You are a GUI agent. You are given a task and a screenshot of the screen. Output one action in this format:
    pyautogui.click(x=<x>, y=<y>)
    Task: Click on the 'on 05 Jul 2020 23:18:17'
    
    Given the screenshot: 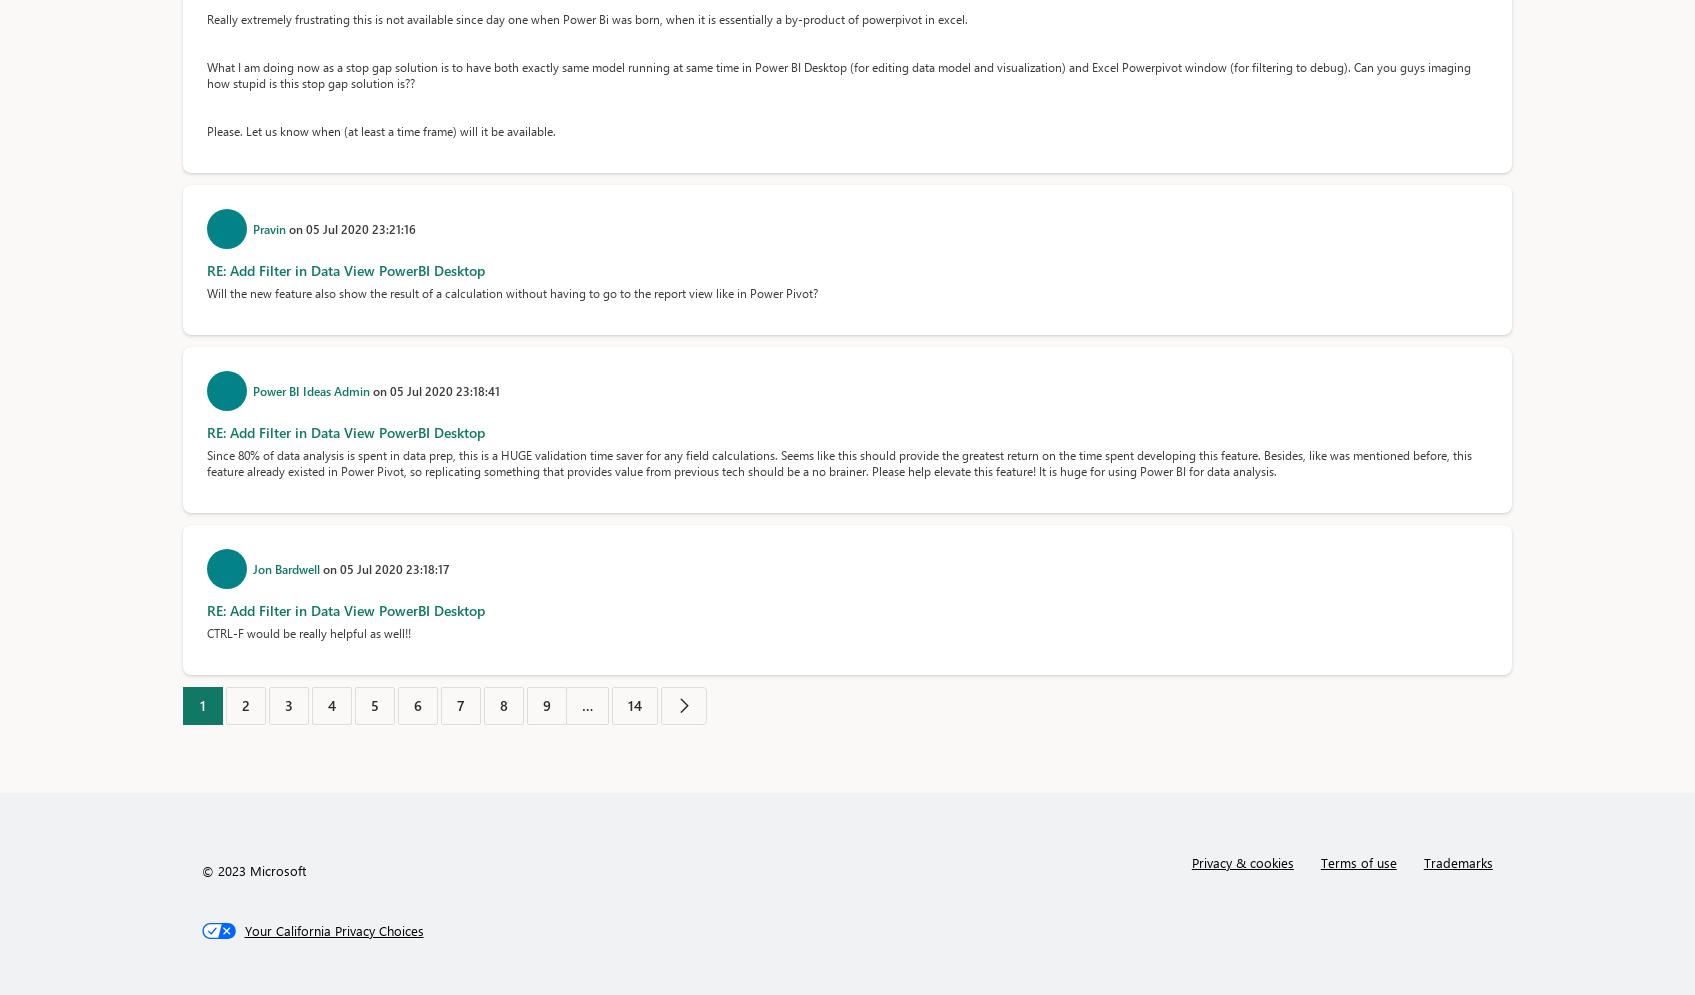 What is the action you would take?
    pyautogui.click(x=383, y=569)
    